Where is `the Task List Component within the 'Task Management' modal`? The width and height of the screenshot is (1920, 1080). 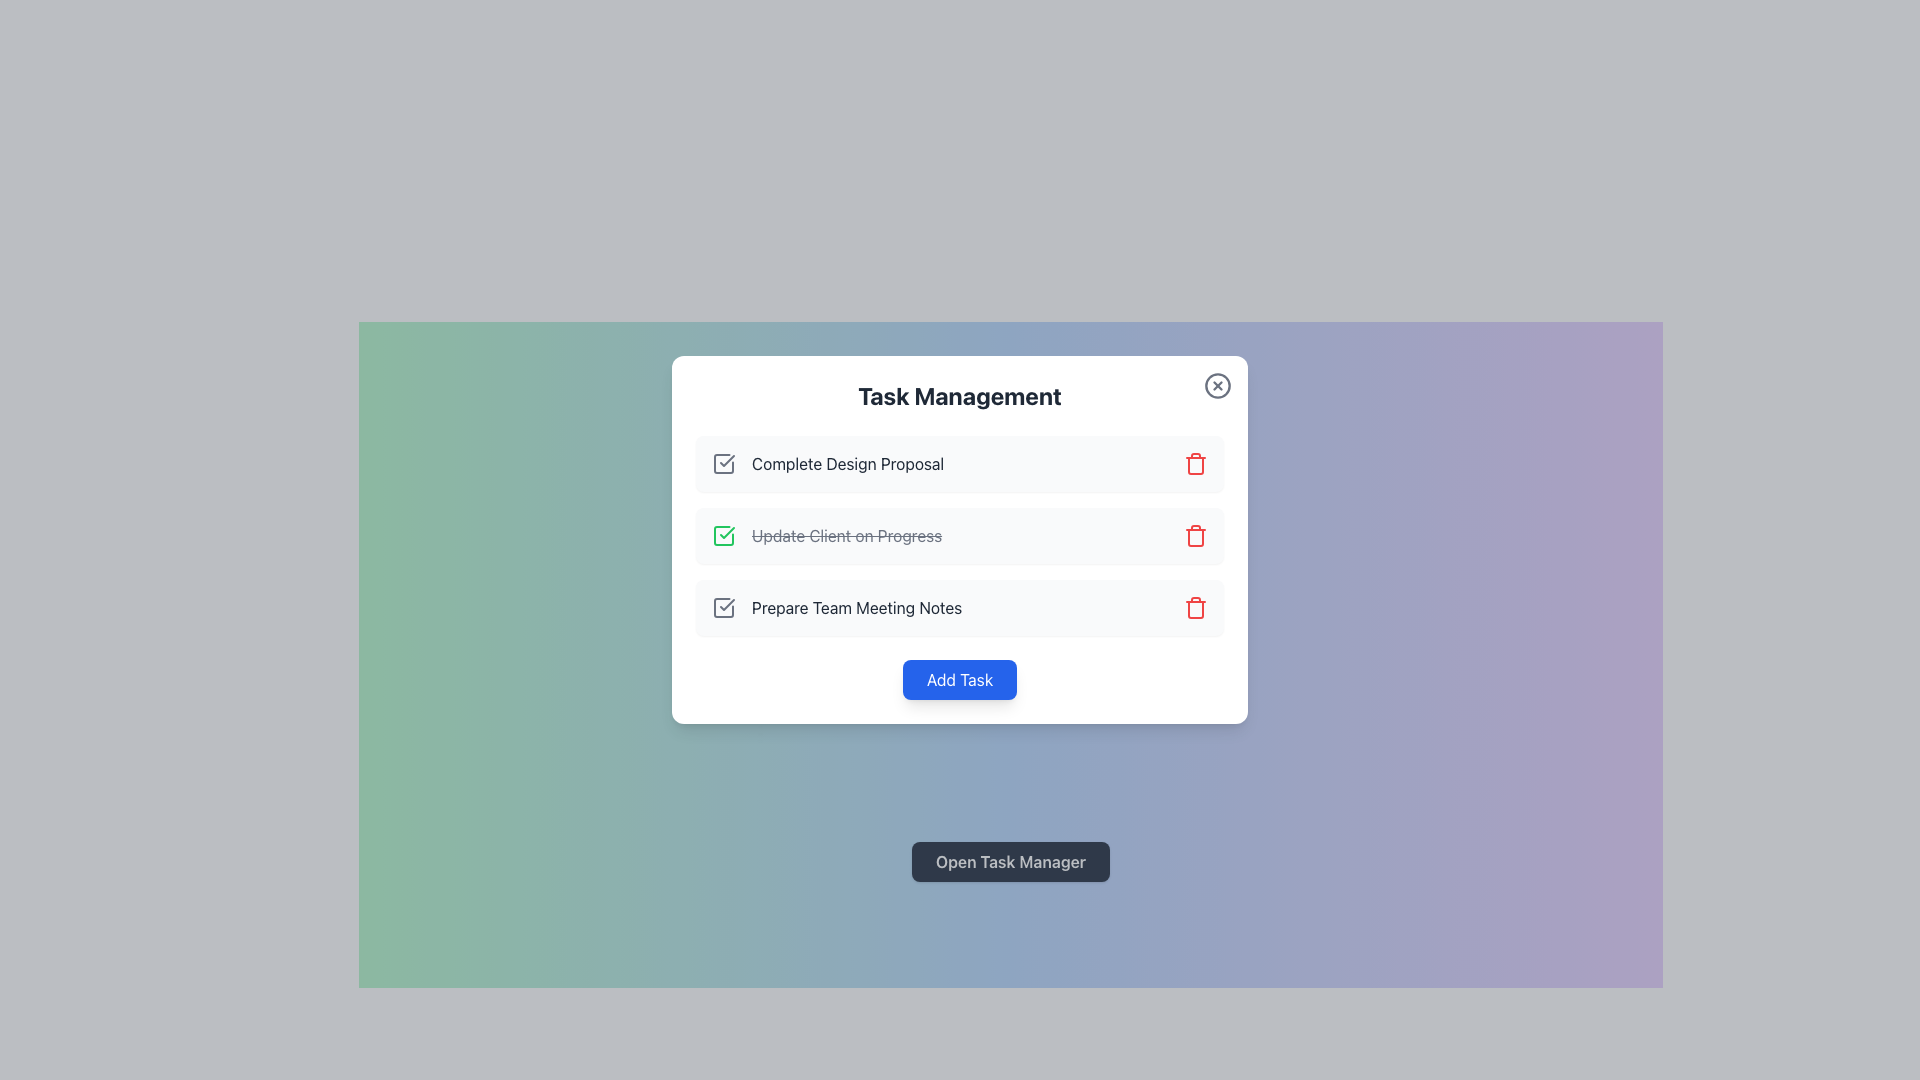
the Task List Component within the 'Task Management' modal is located at coordinates (960, 535).